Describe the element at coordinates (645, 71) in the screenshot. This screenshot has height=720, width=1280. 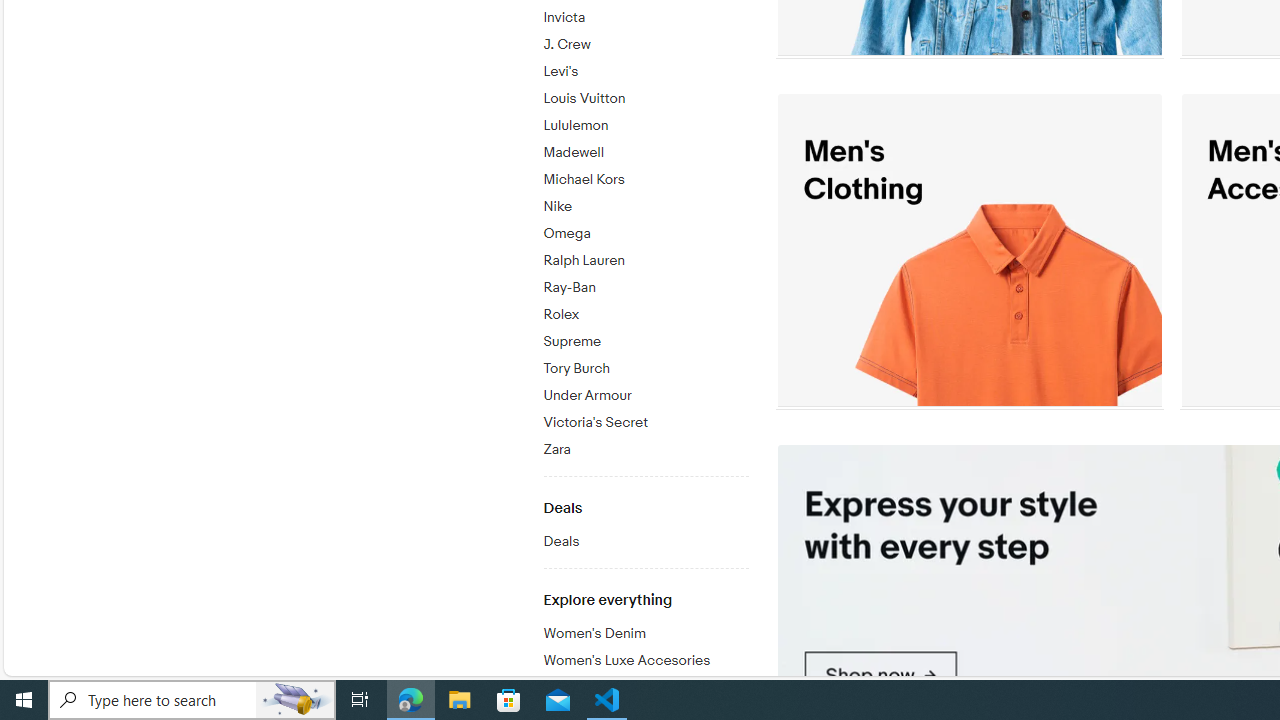
I see `'Levi'` at that location.